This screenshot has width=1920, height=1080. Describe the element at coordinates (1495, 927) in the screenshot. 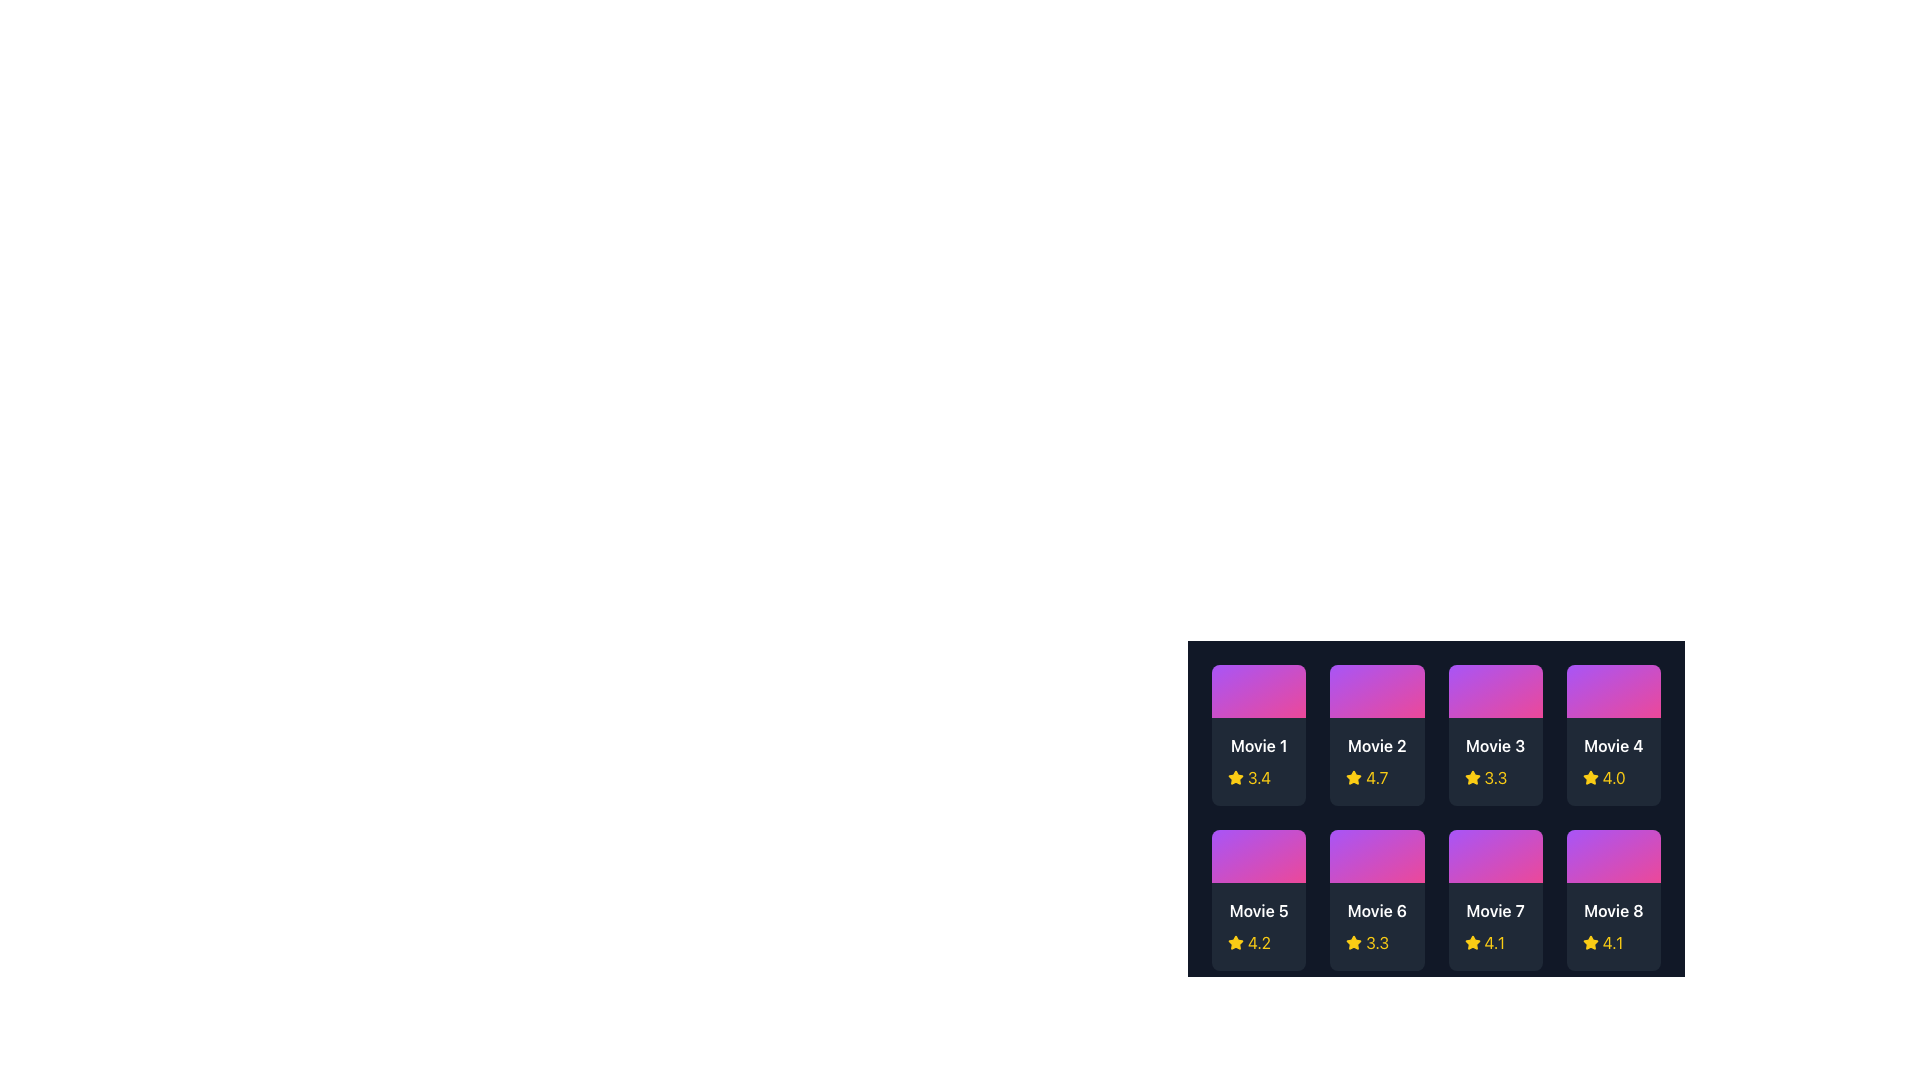

I see `the static informational component displaying the movie's title and rating located in the second row, third column of the grid layout` at that location.